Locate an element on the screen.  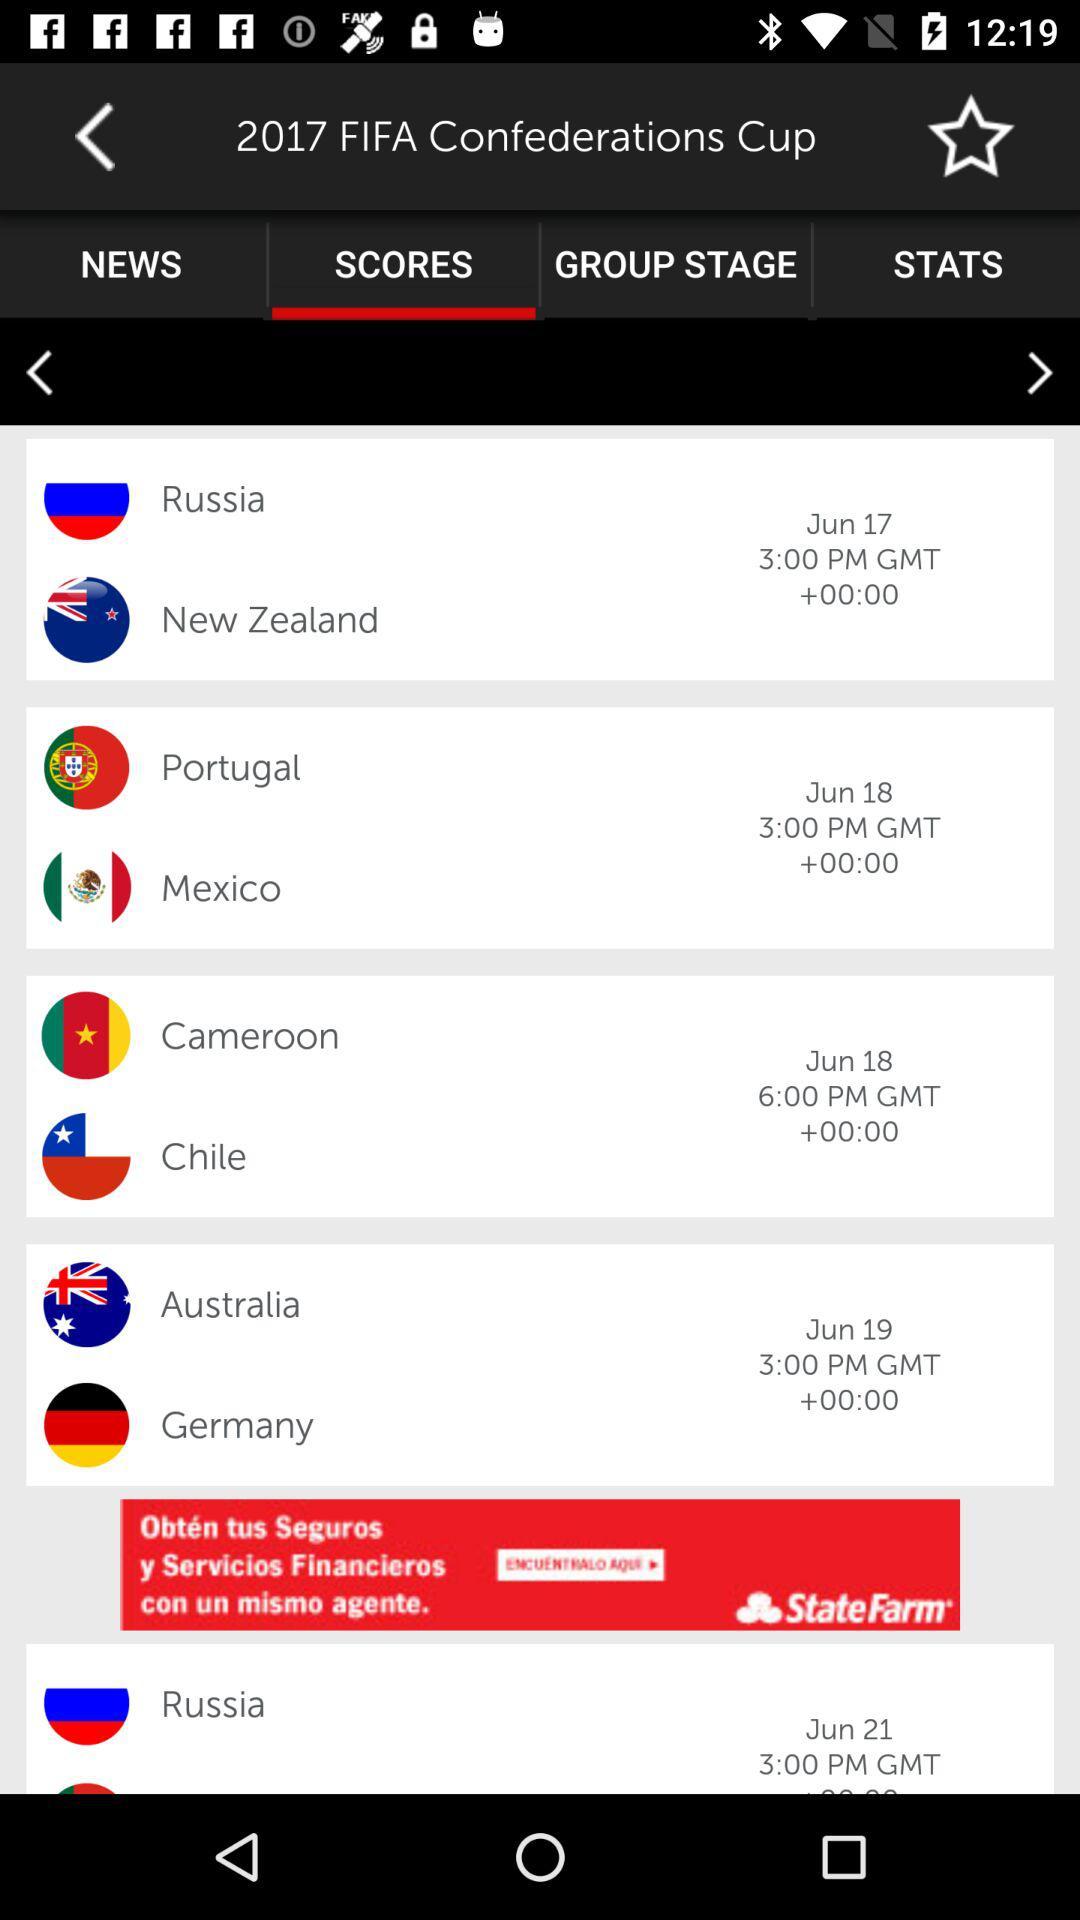
move to the icon beside new zealand is located at coordinates (85, 618).